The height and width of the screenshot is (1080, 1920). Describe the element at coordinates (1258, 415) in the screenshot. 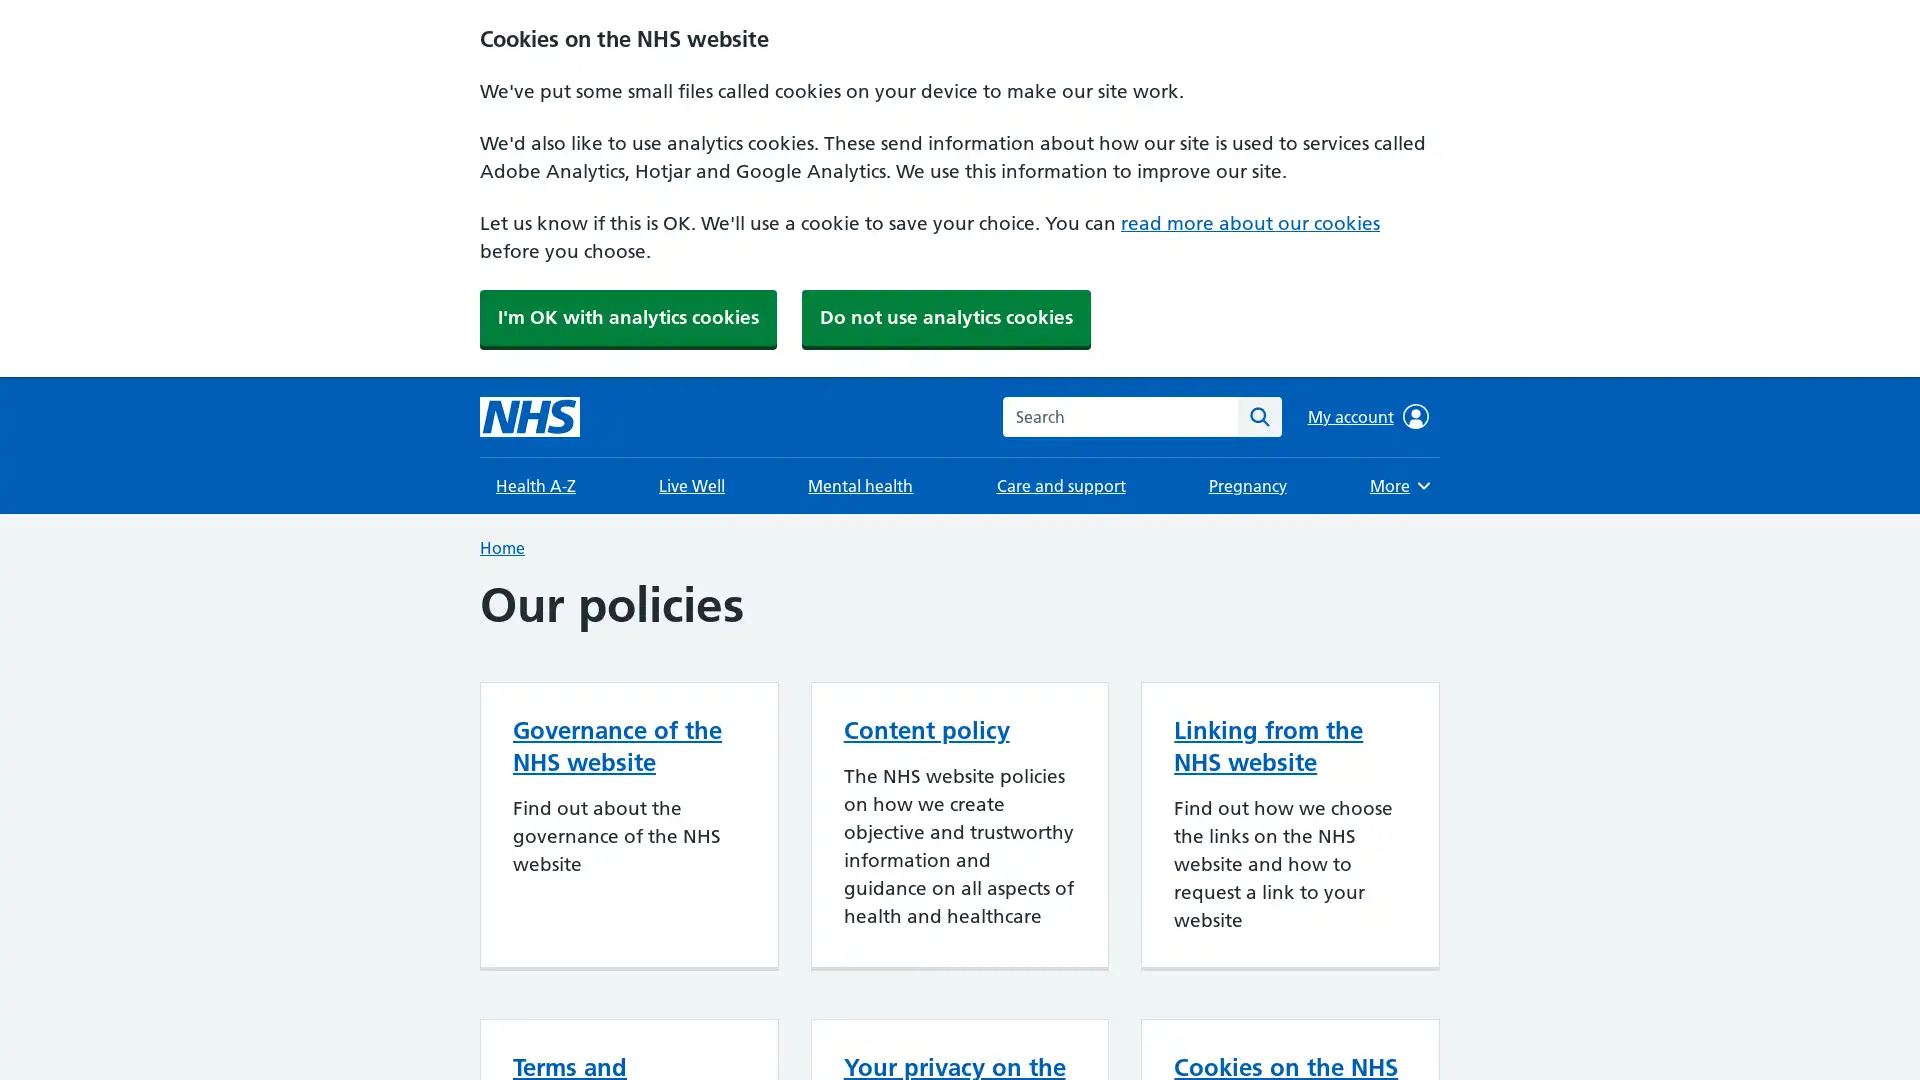

I see `Search` at that location.